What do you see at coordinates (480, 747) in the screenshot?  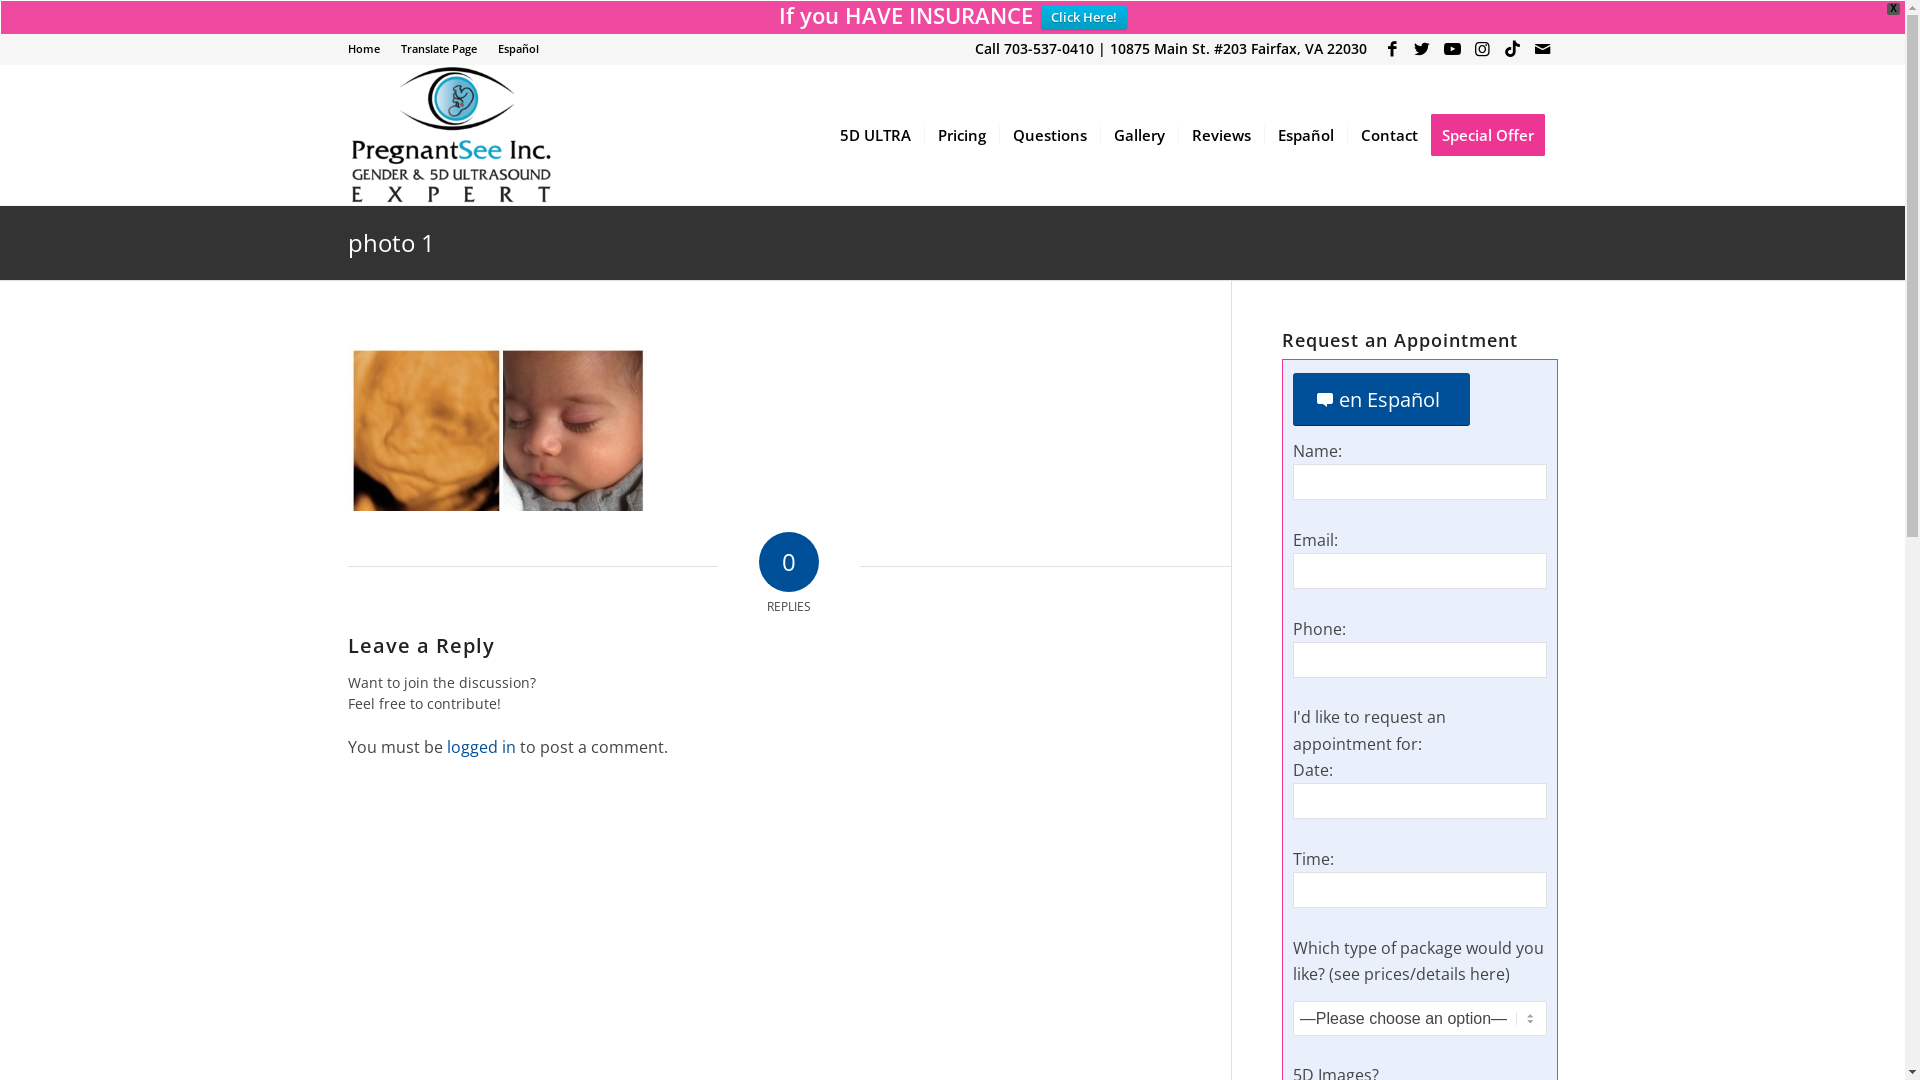 I see `'logged in'` at bounding box center [480, 747].